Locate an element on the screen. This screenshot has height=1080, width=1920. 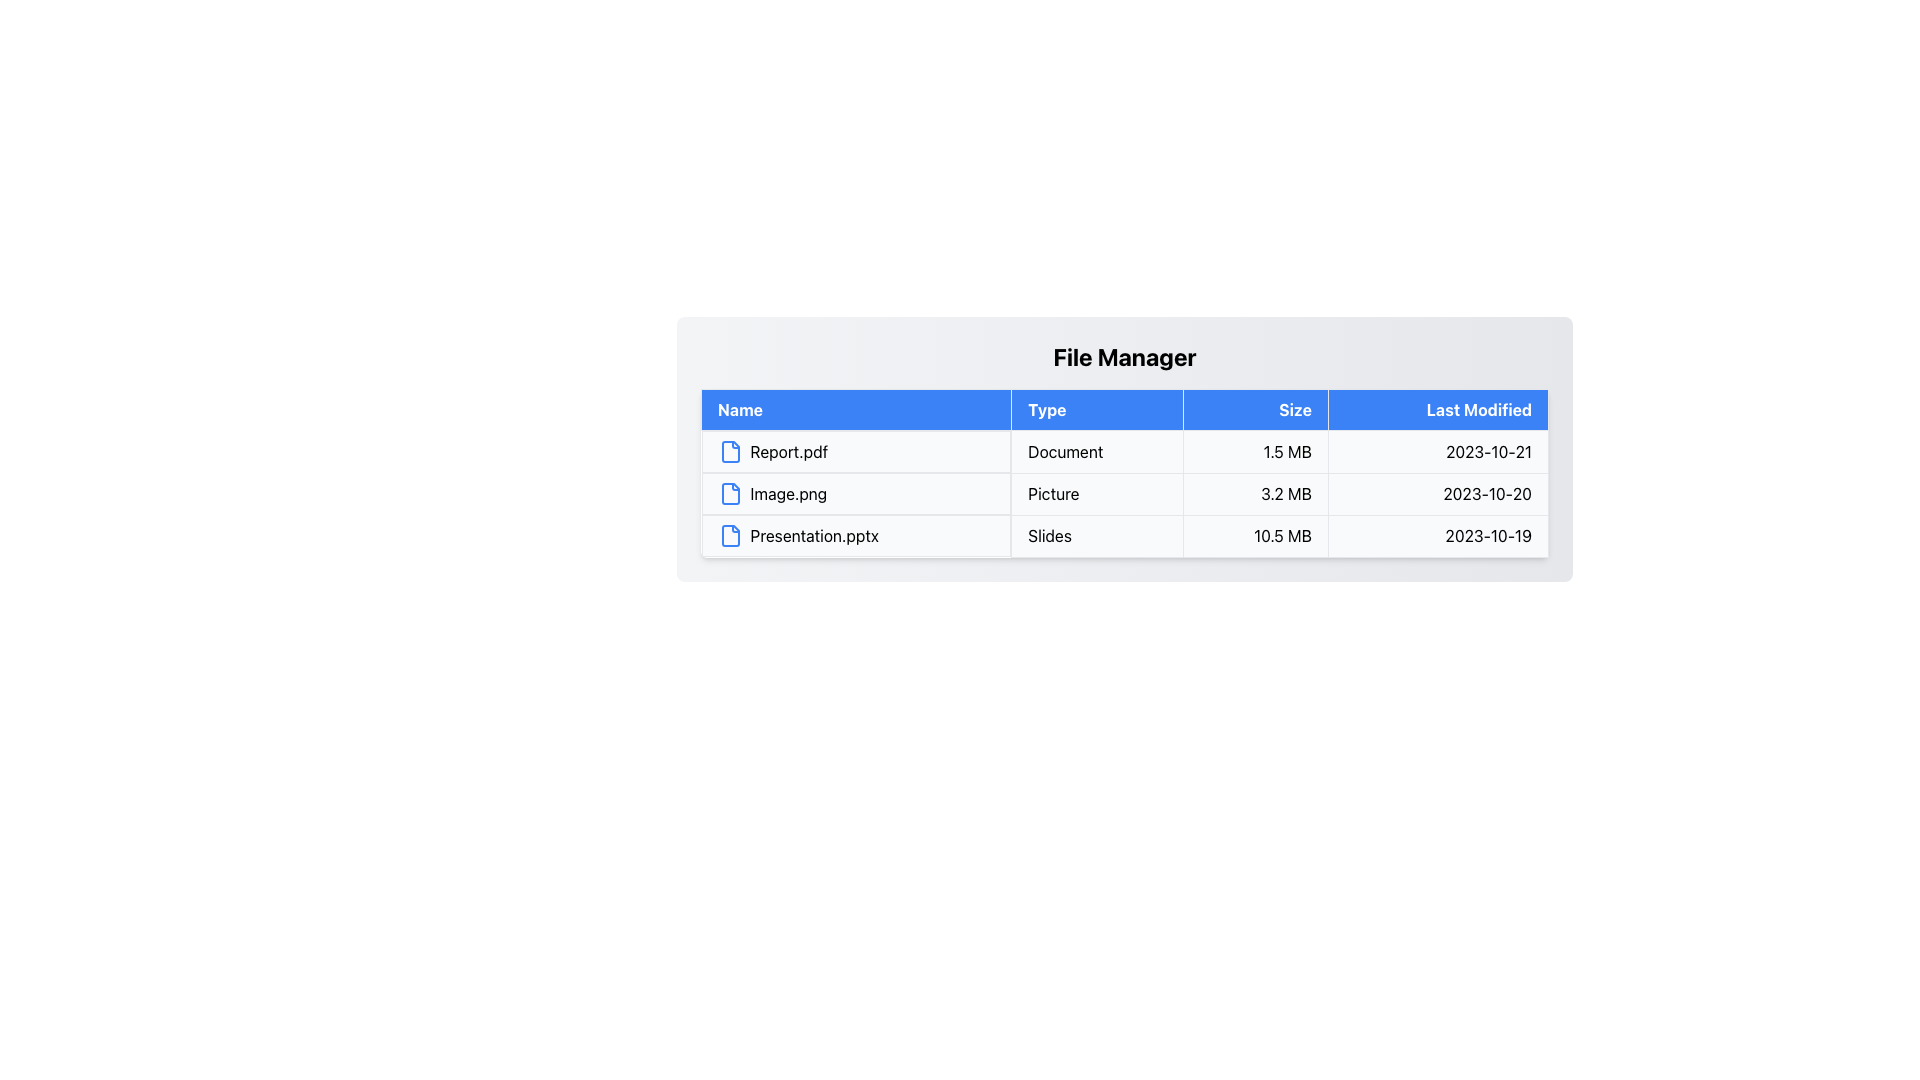
the 'Document' text label in the 'Type' column of the table, which is styled in black font against a light background is located at coordinates (1096, 451).